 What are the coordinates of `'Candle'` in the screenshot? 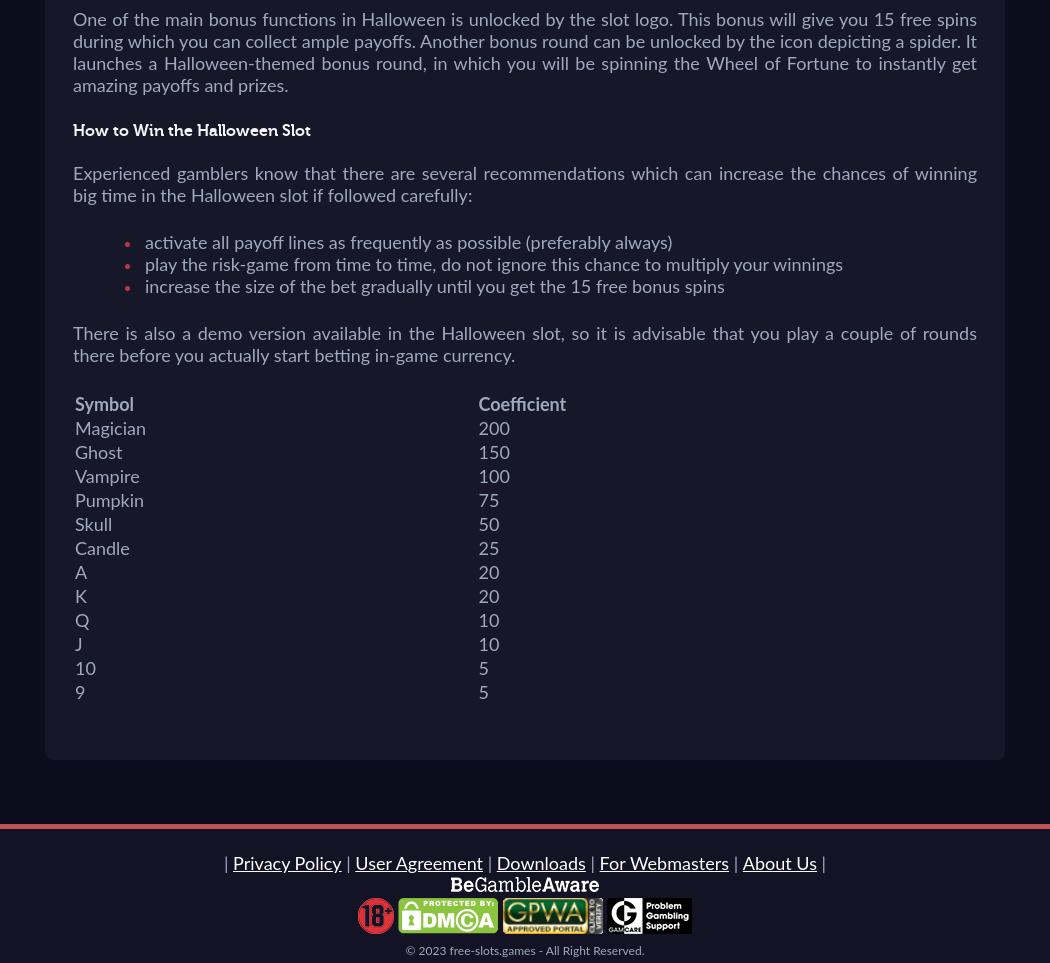 It's located at (101, 548).